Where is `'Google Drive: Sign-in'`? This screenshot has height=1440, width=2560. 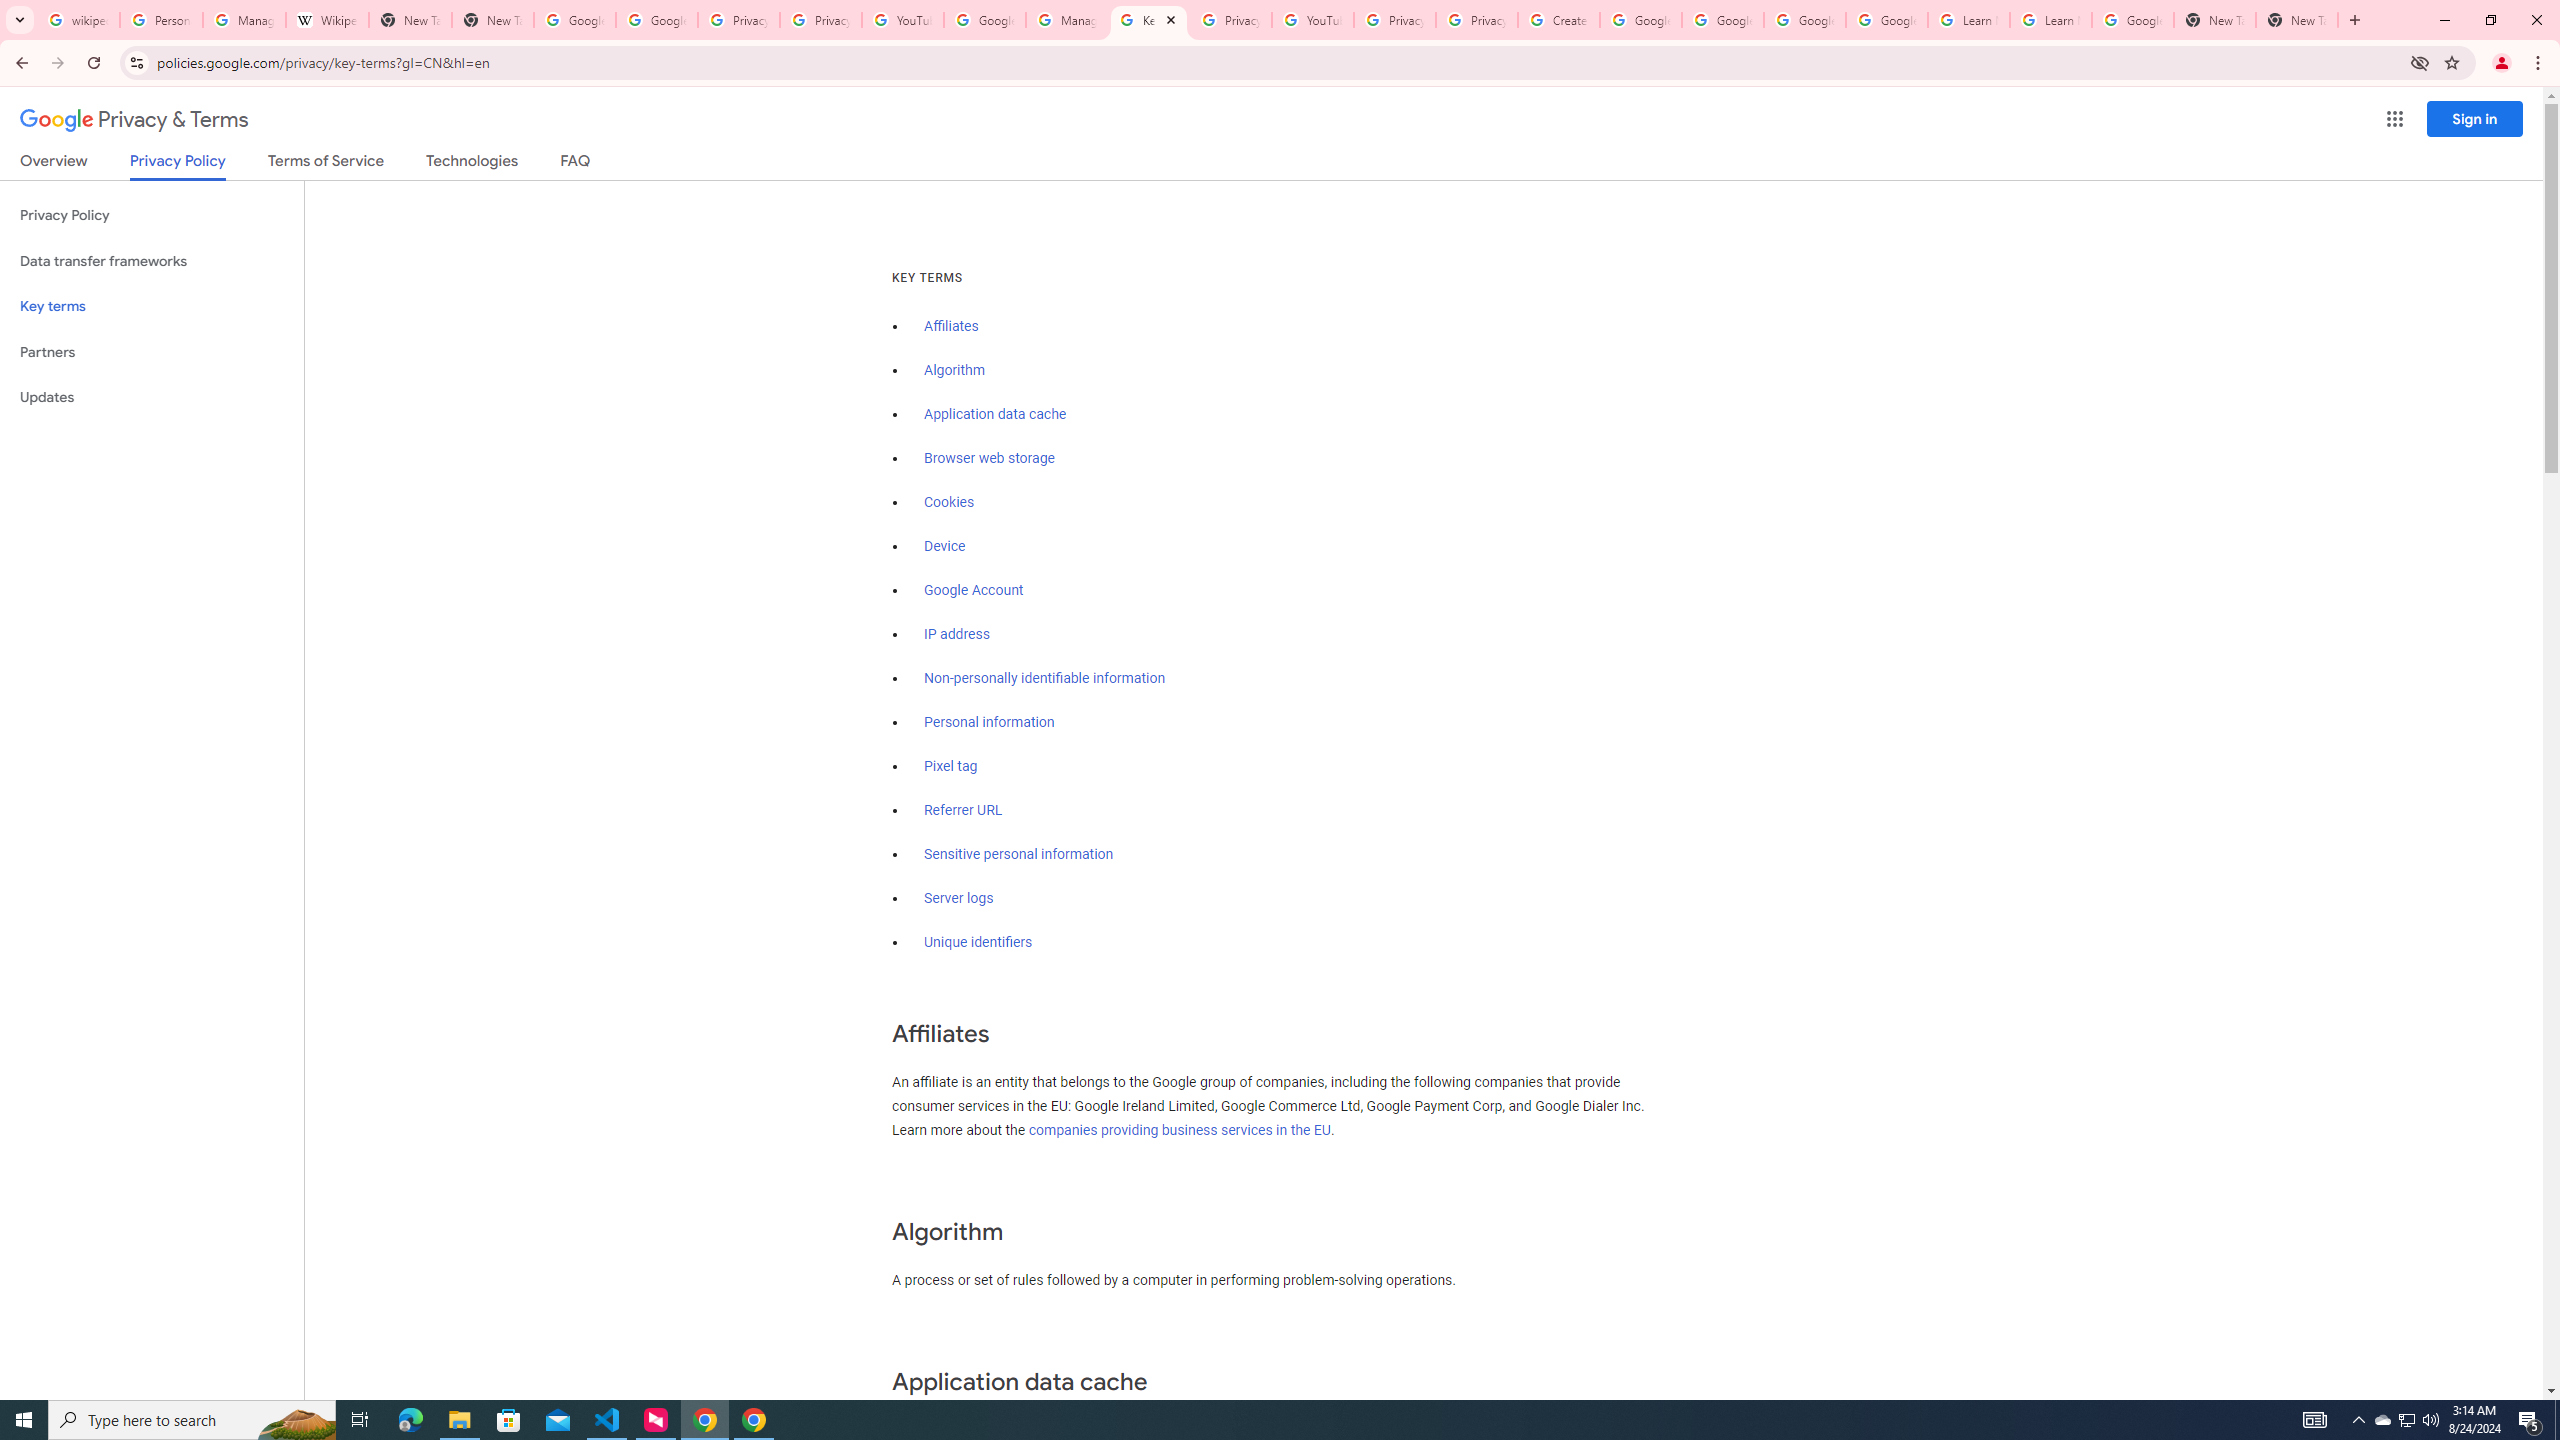
'Google Drive: Sign-in' is located at coordinates (656, 19).